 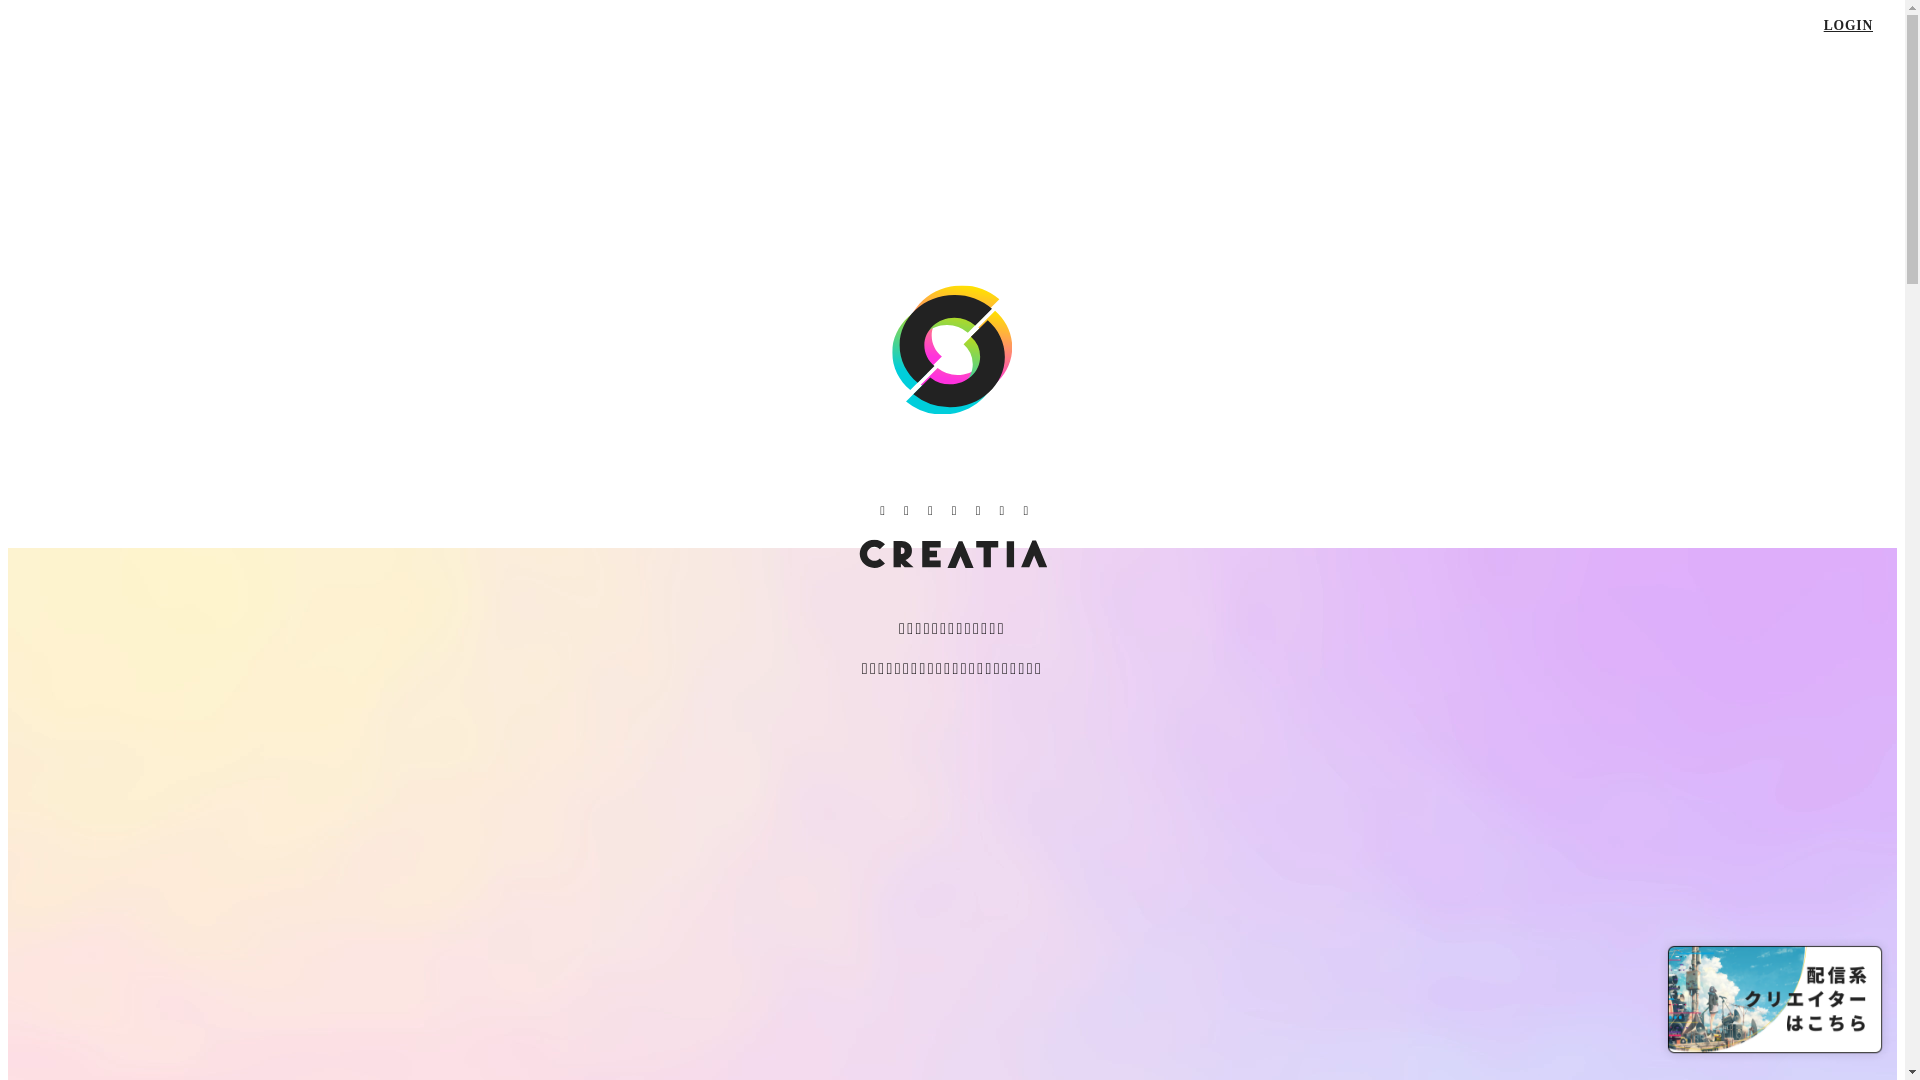 I want to click on 'LOGIN', so click(x=1847, y=25).